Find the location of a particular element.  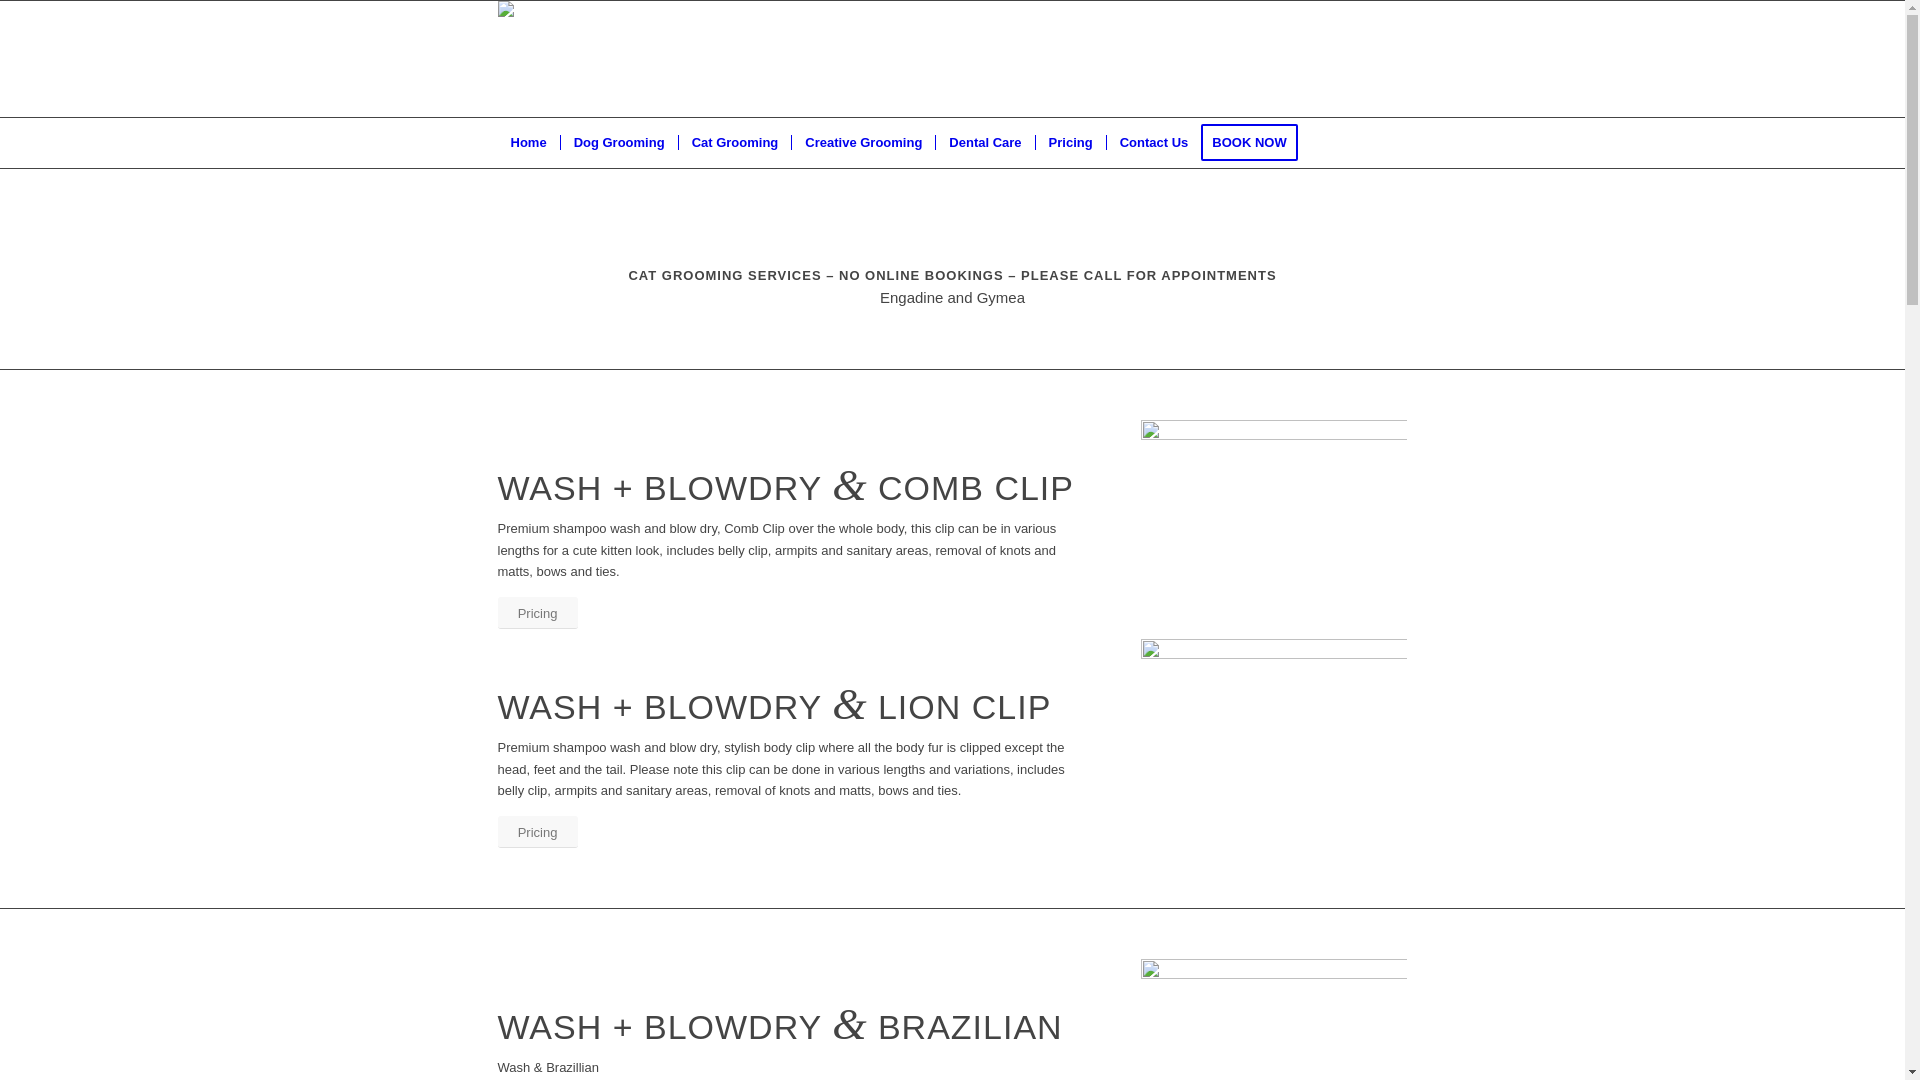

'Dental Care' is located at coordinates (984, 141).